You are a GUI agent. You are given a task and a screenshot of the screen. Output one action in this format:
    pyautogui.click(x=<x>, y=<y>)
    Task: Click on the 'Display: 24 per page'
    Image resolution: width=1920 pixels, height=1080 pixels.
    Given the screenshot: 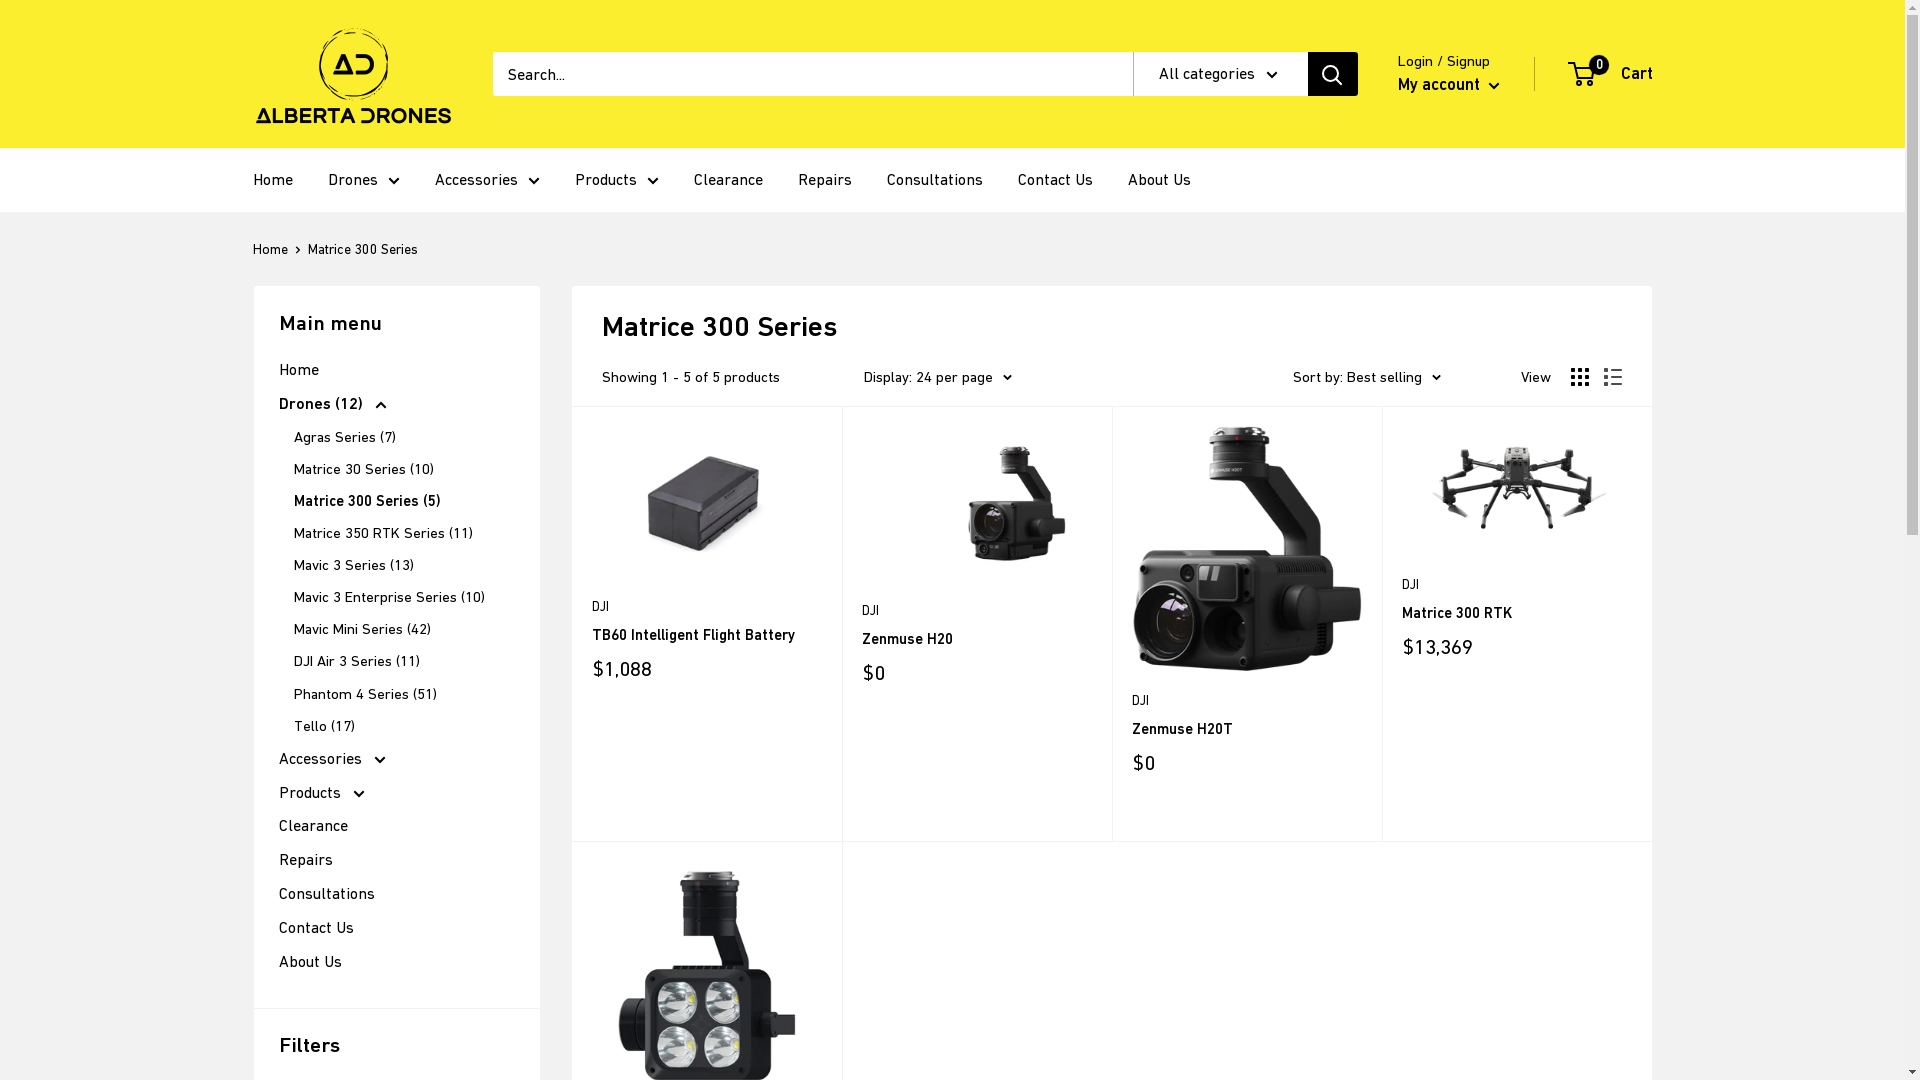 What is the action you would take?
    pyautogui.click(x=864, y=377)
    